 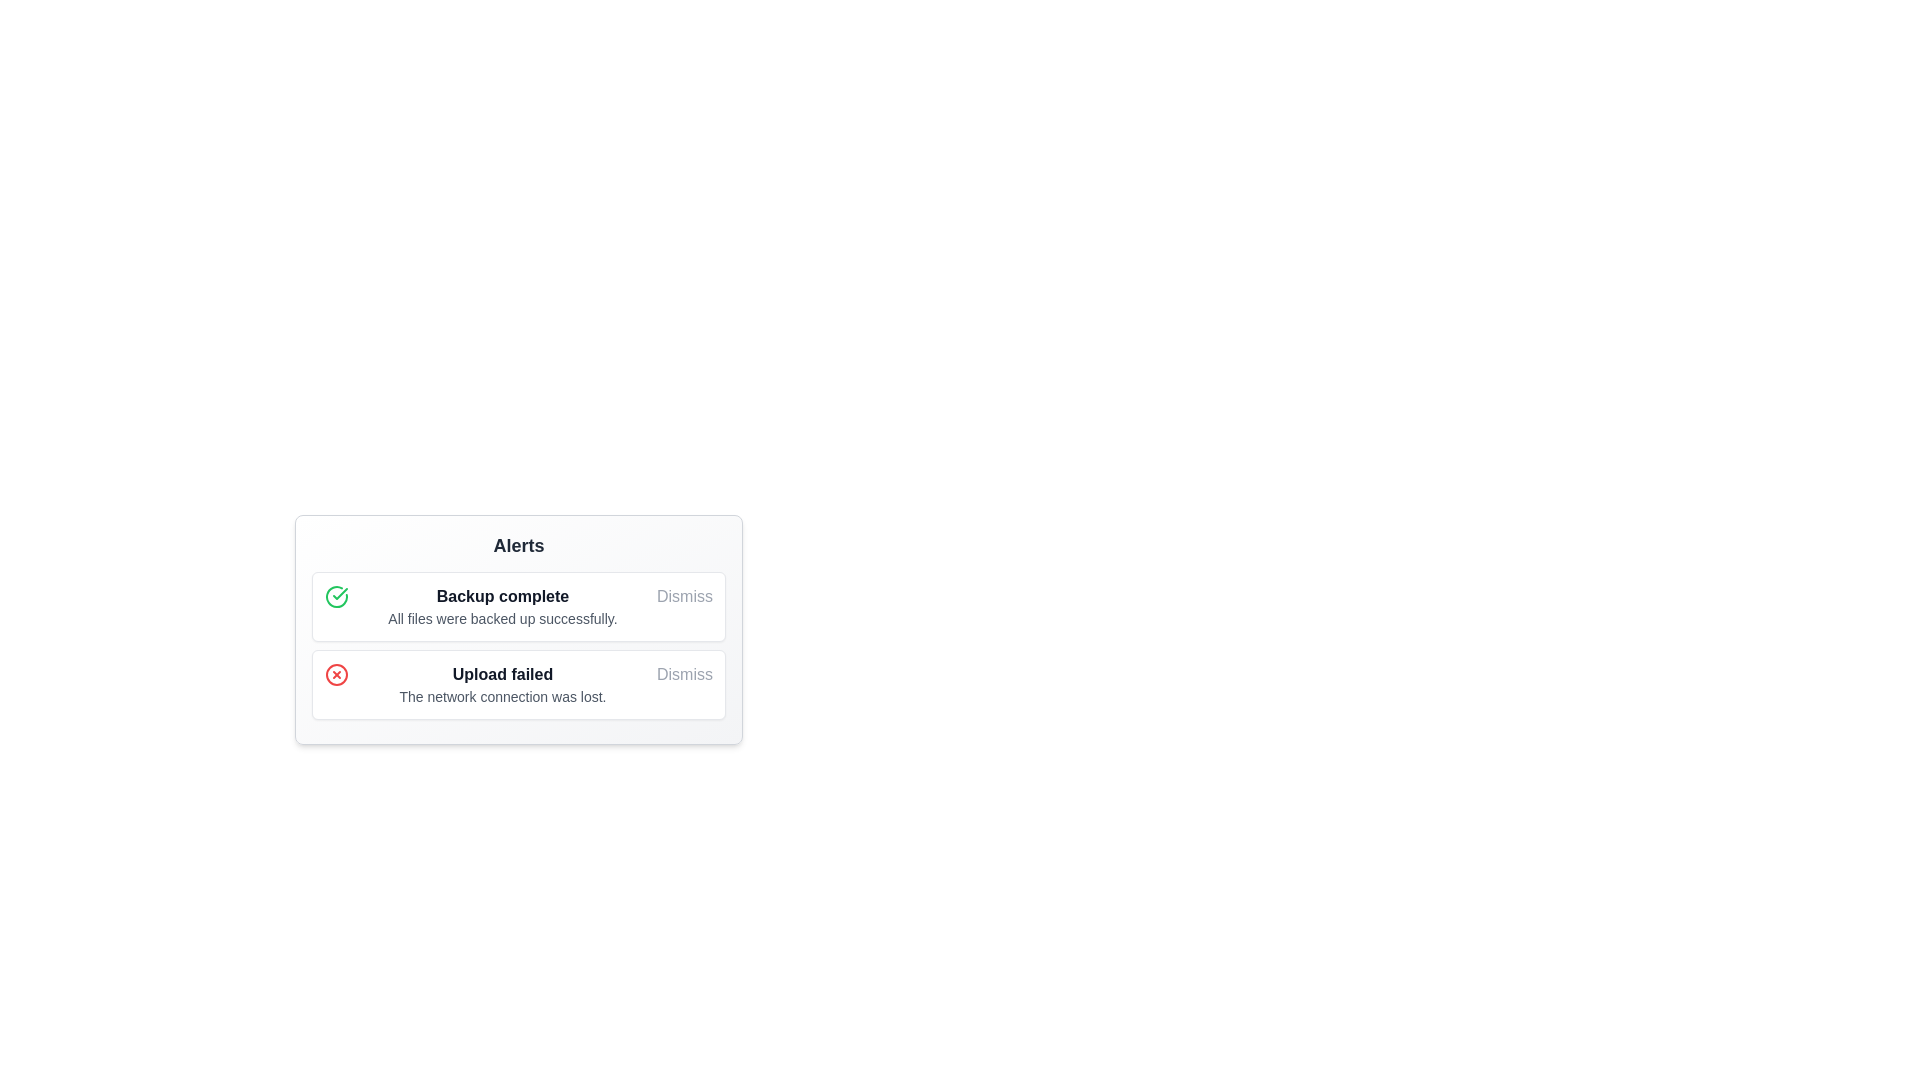 I want to click on message displayed as the title in the second alert entry of the alert box indicating the failure of the upload process, so click(x=503, y=675).